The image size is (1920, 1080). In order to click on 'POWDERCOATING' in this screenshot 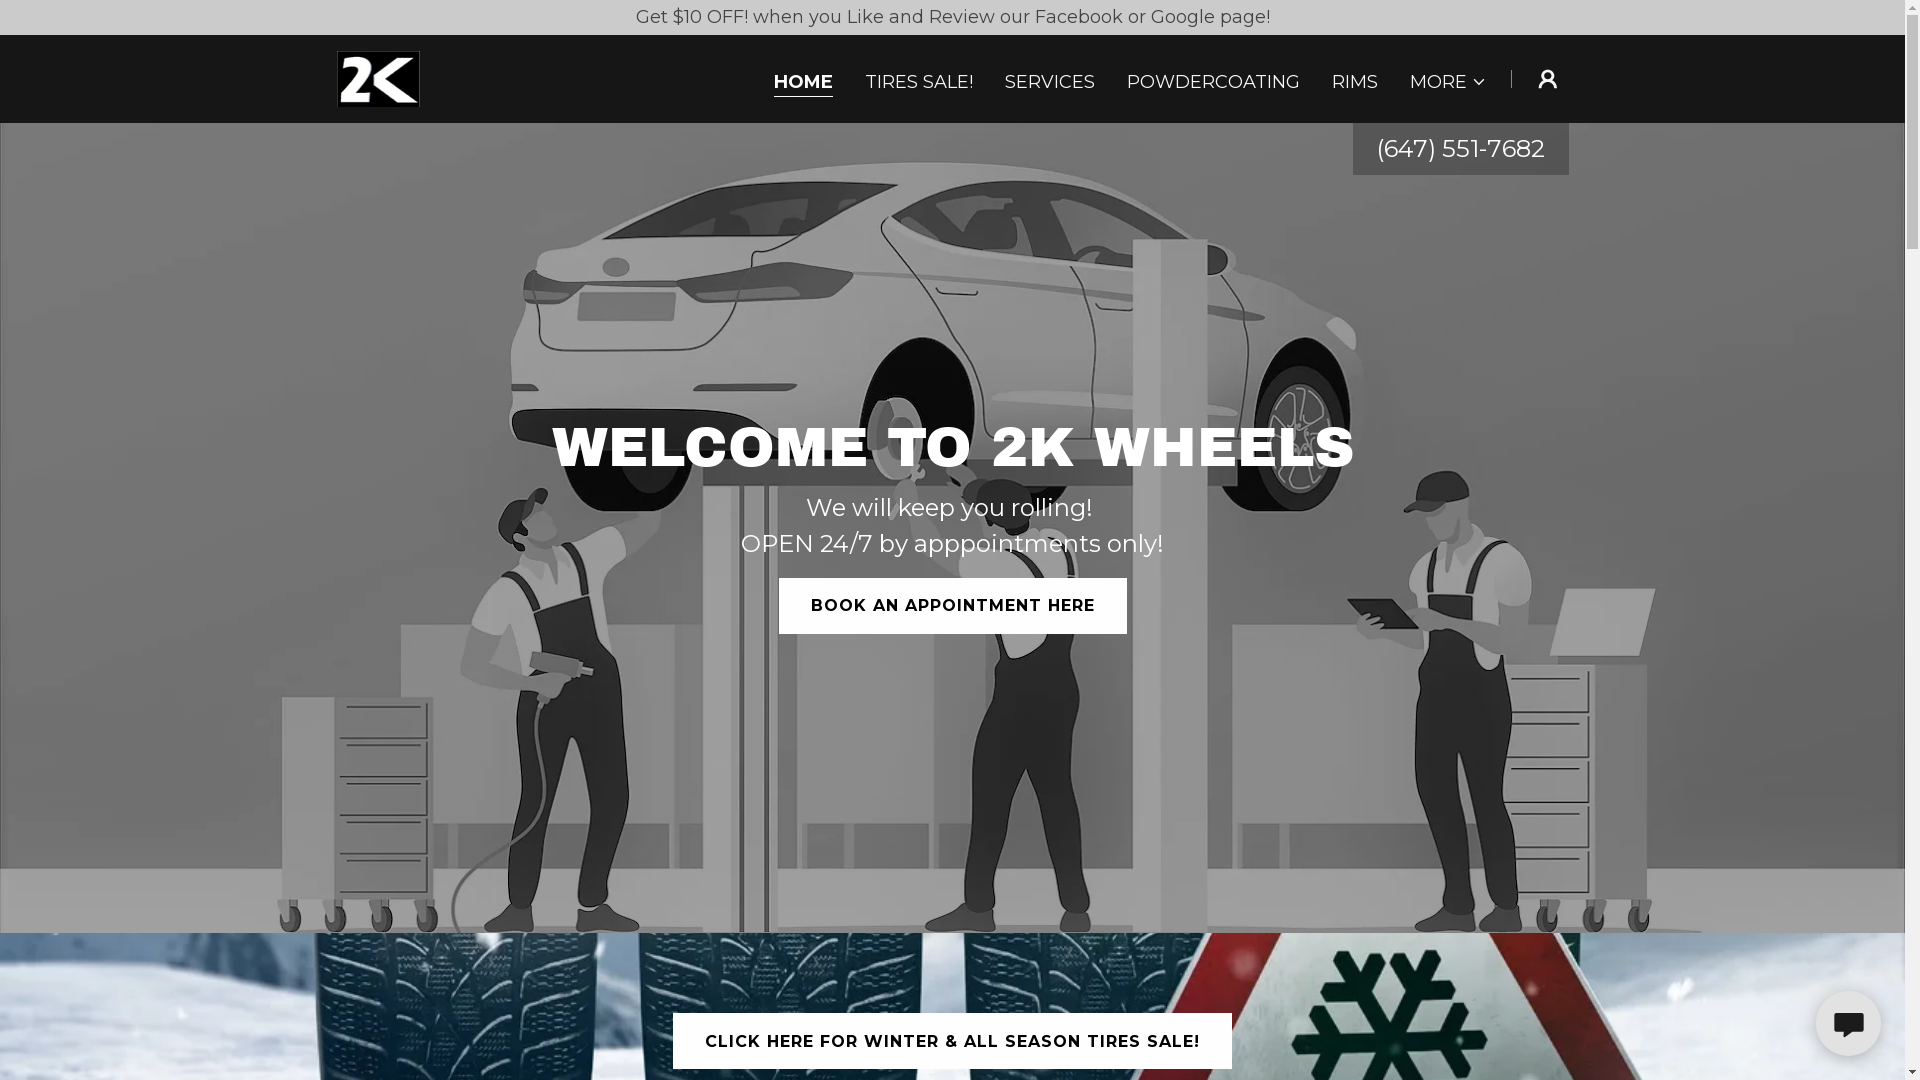, I will do `click(1212, 80)`.